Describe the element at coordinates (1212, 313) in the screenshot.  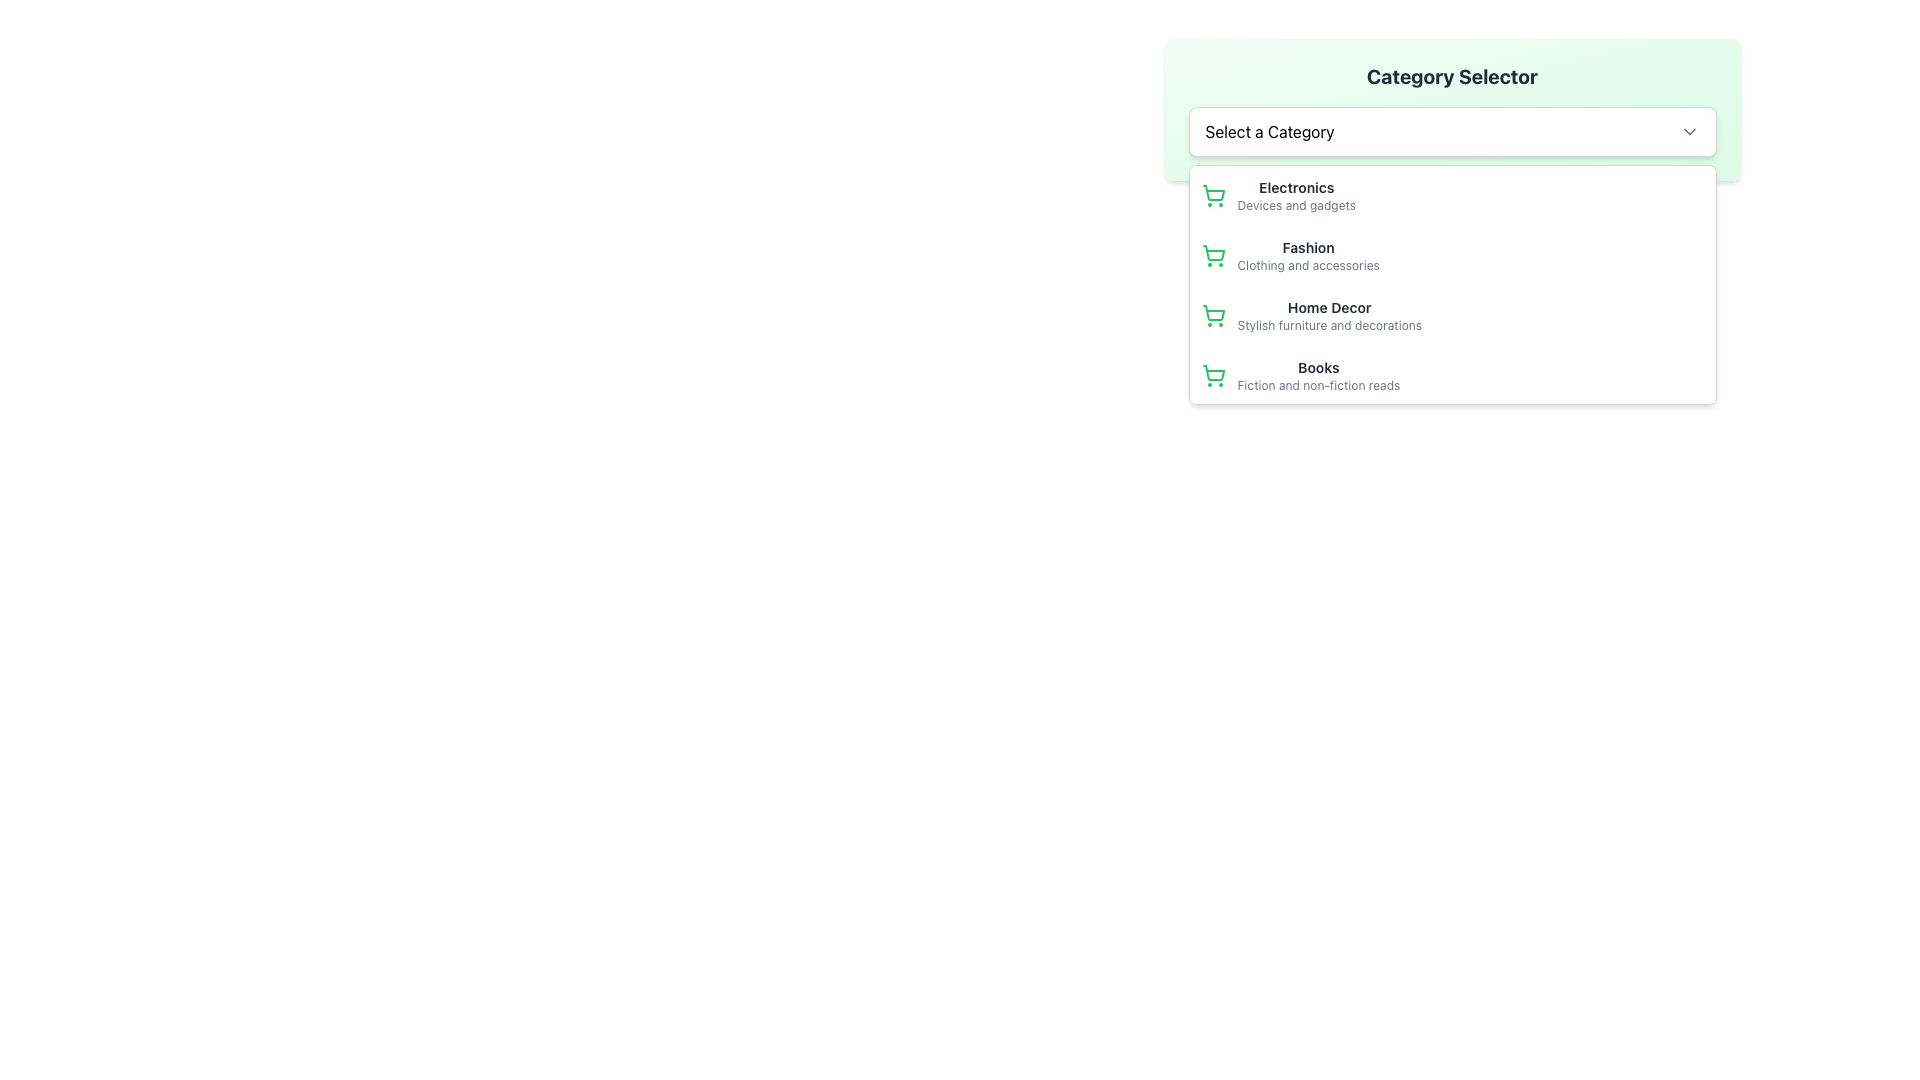
I see `the visual representation of the green shopping cart icon located to the left of the 'Home Decor' text in the dropdown menu` at that location.